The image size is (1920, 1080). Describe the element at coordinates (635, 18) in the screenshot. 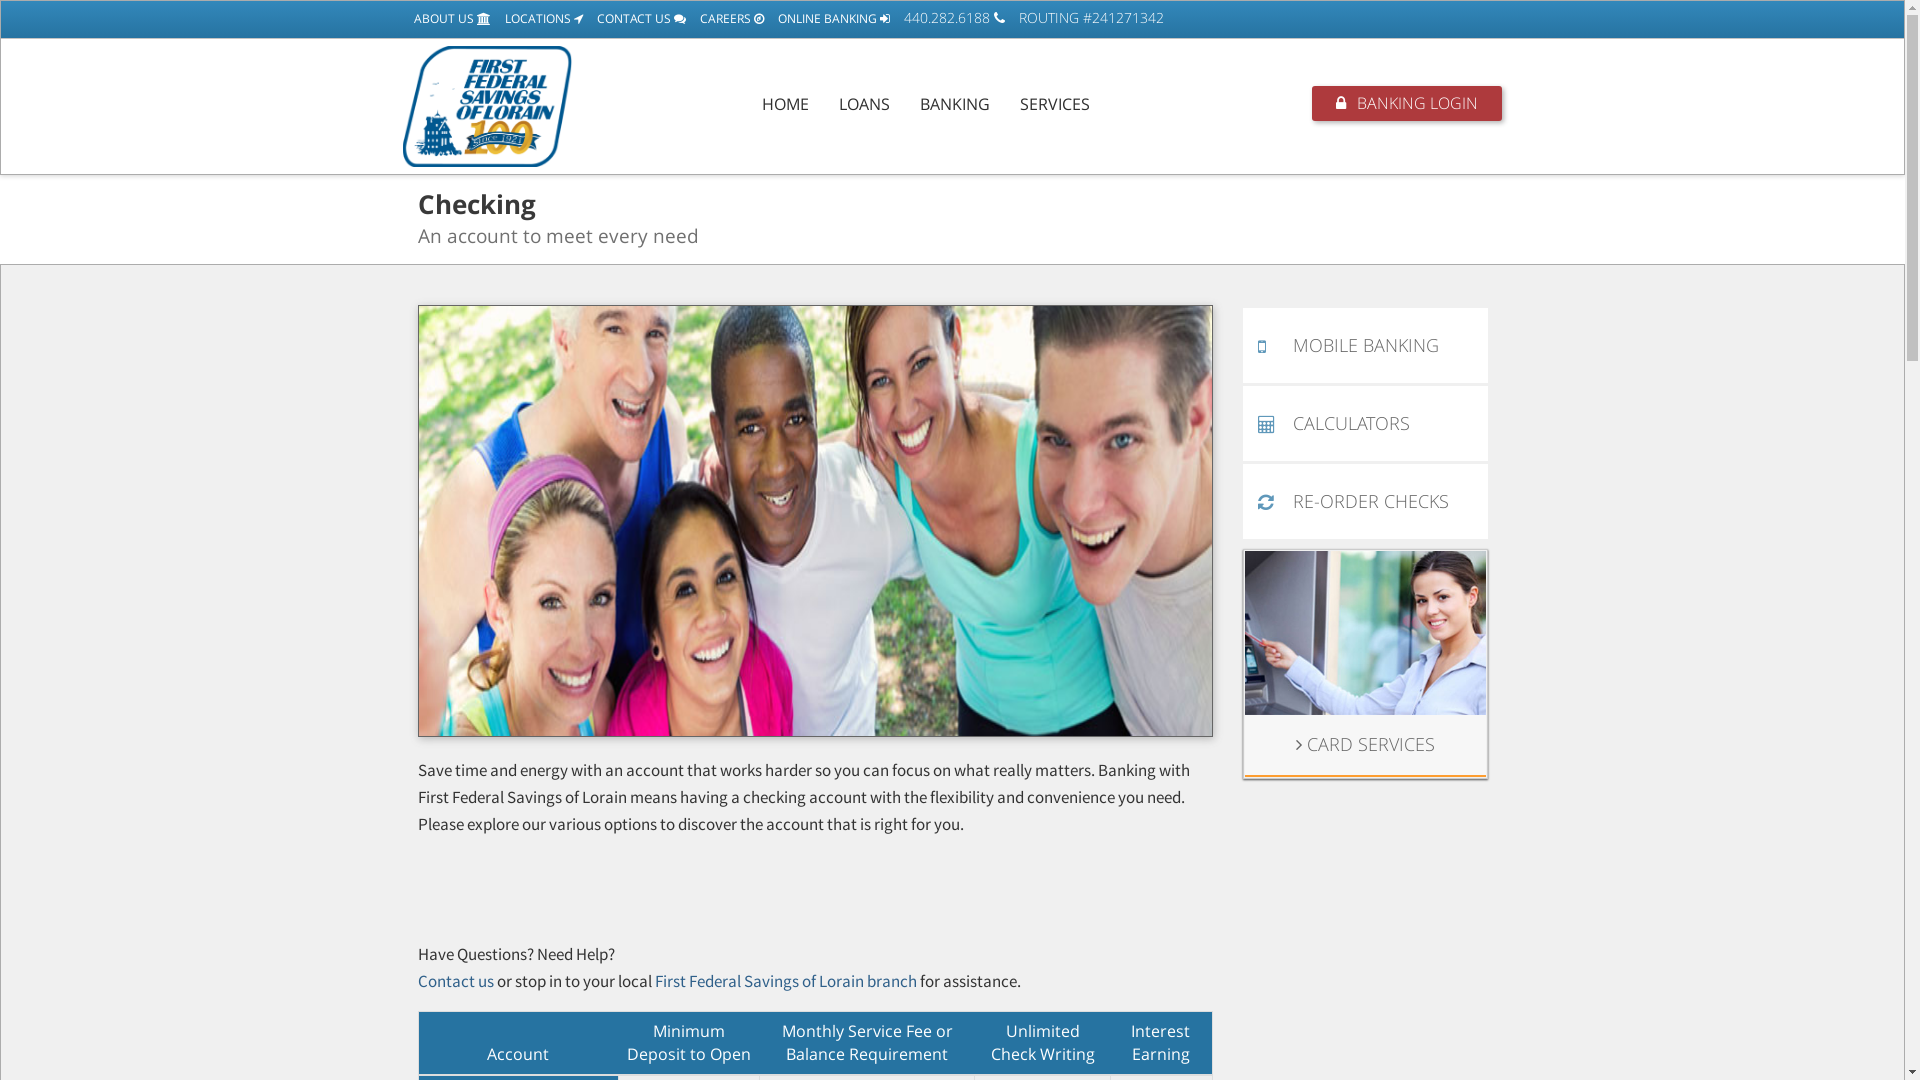

I see `'CONTACT US'` at that location.